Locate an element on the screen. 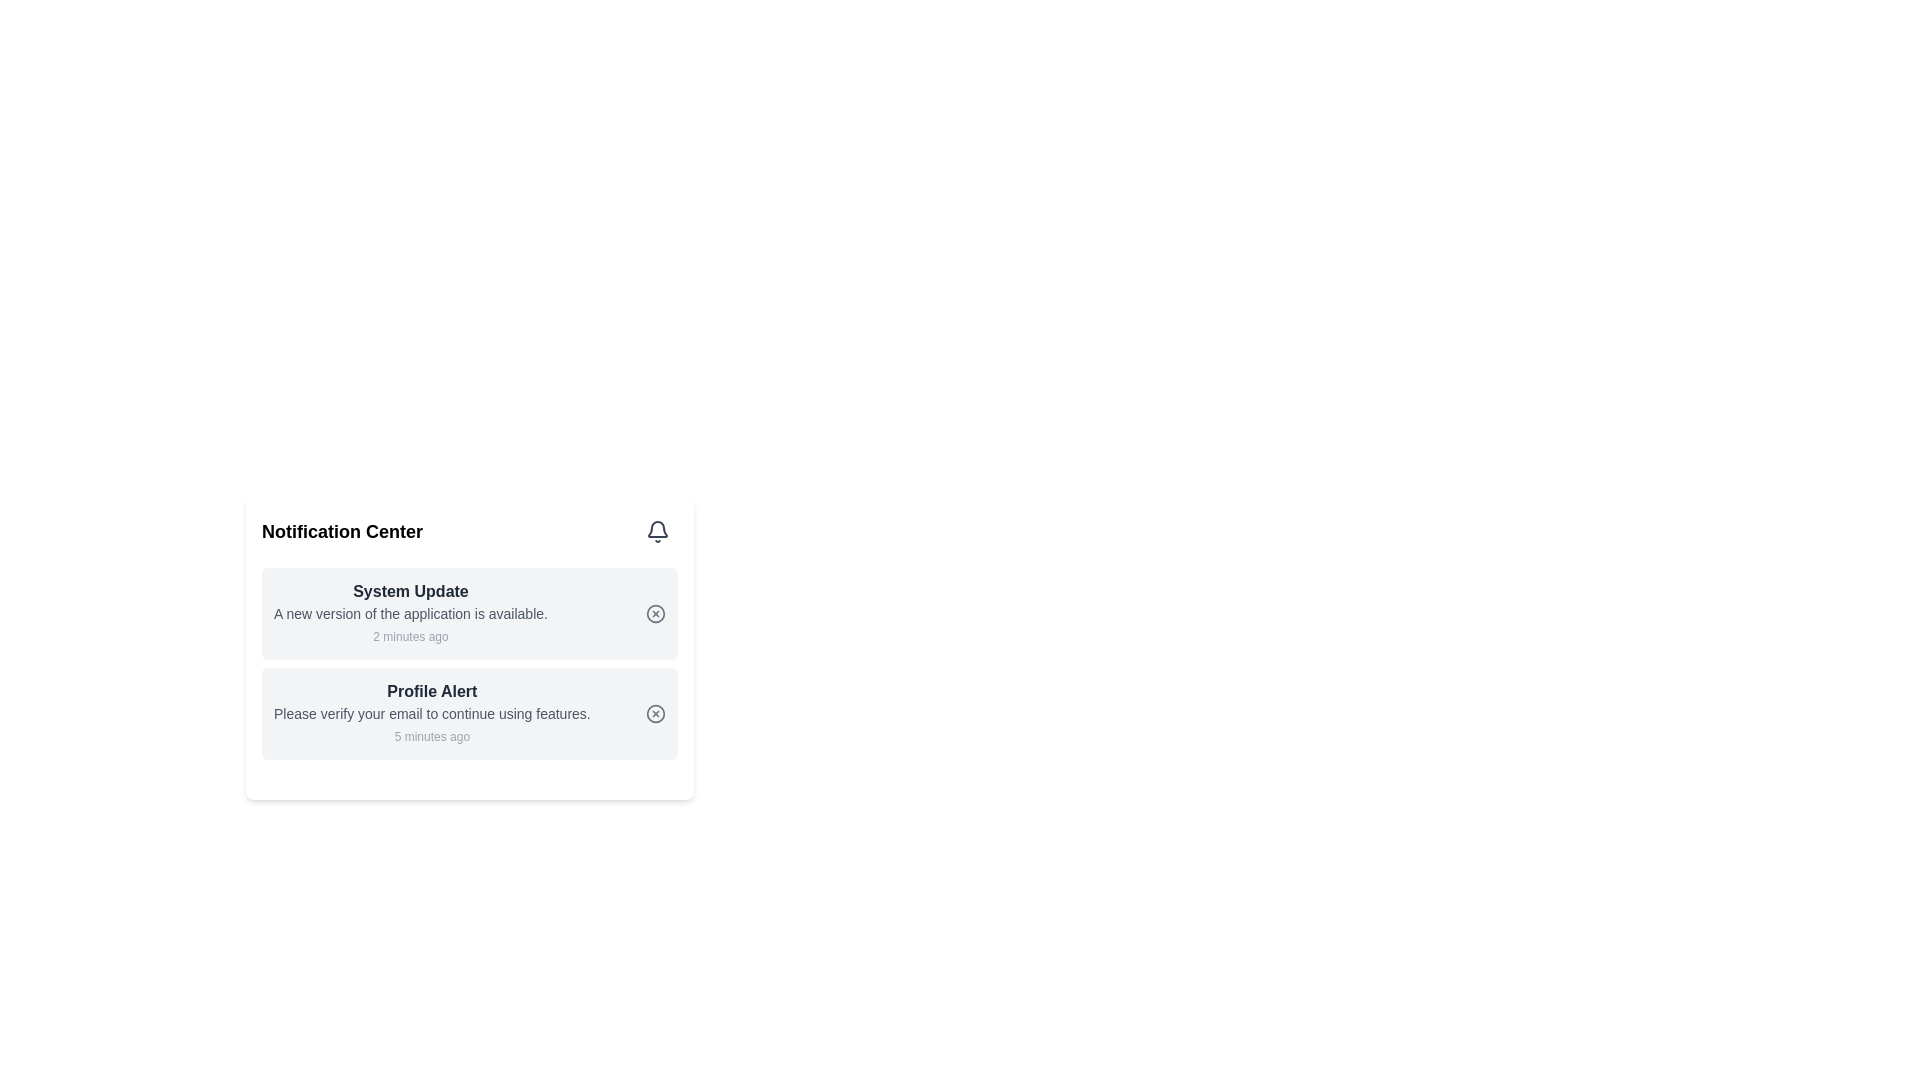 The height and width of the screenshot is (1080, 1920). the decorative SVG circle that represents a close action, located slightly to the right of the text 'Profile Alert' in the second notification card under 'Notification Center' is located at coordinates (656, 712).